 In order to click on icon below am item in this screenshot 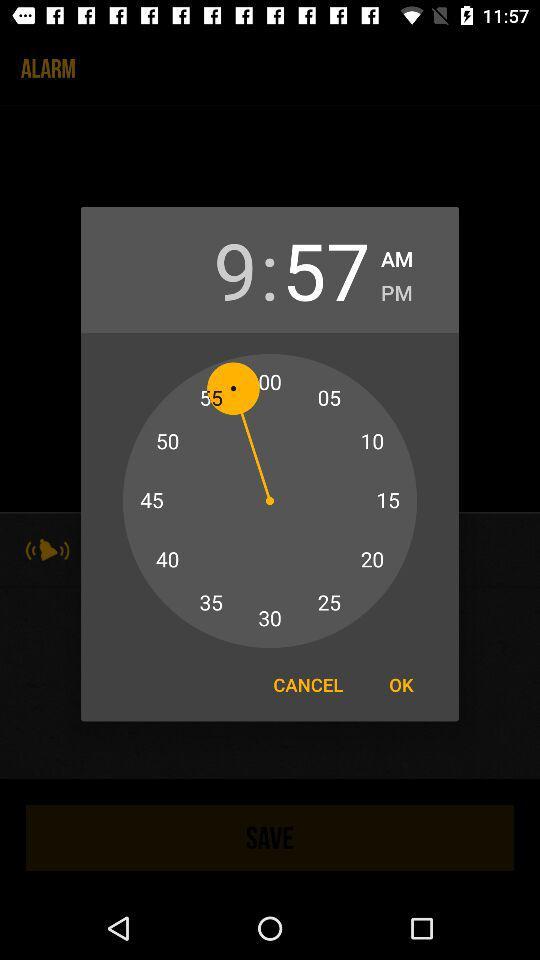, I will do `click(396, 288)`.